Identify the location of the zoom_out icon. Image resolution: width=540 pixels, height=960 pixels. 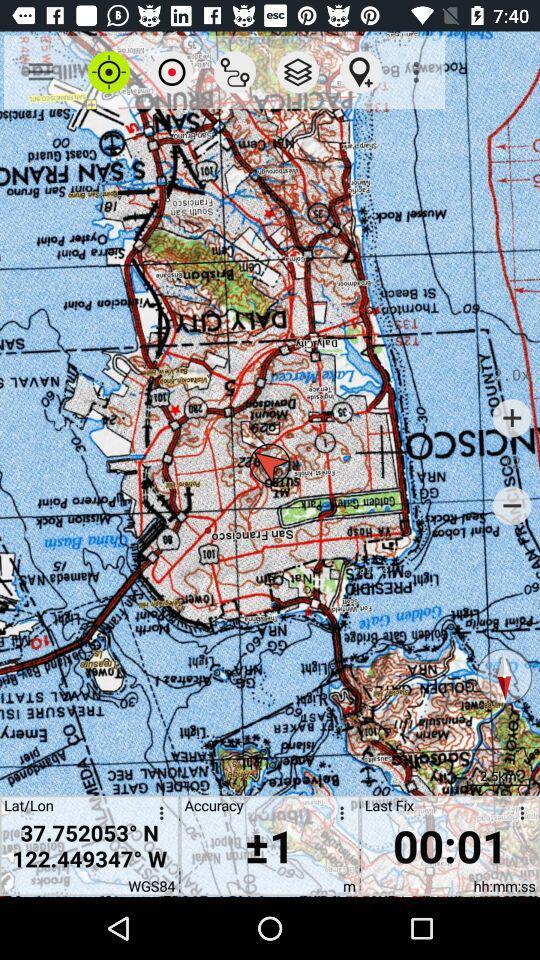
(512, 505).